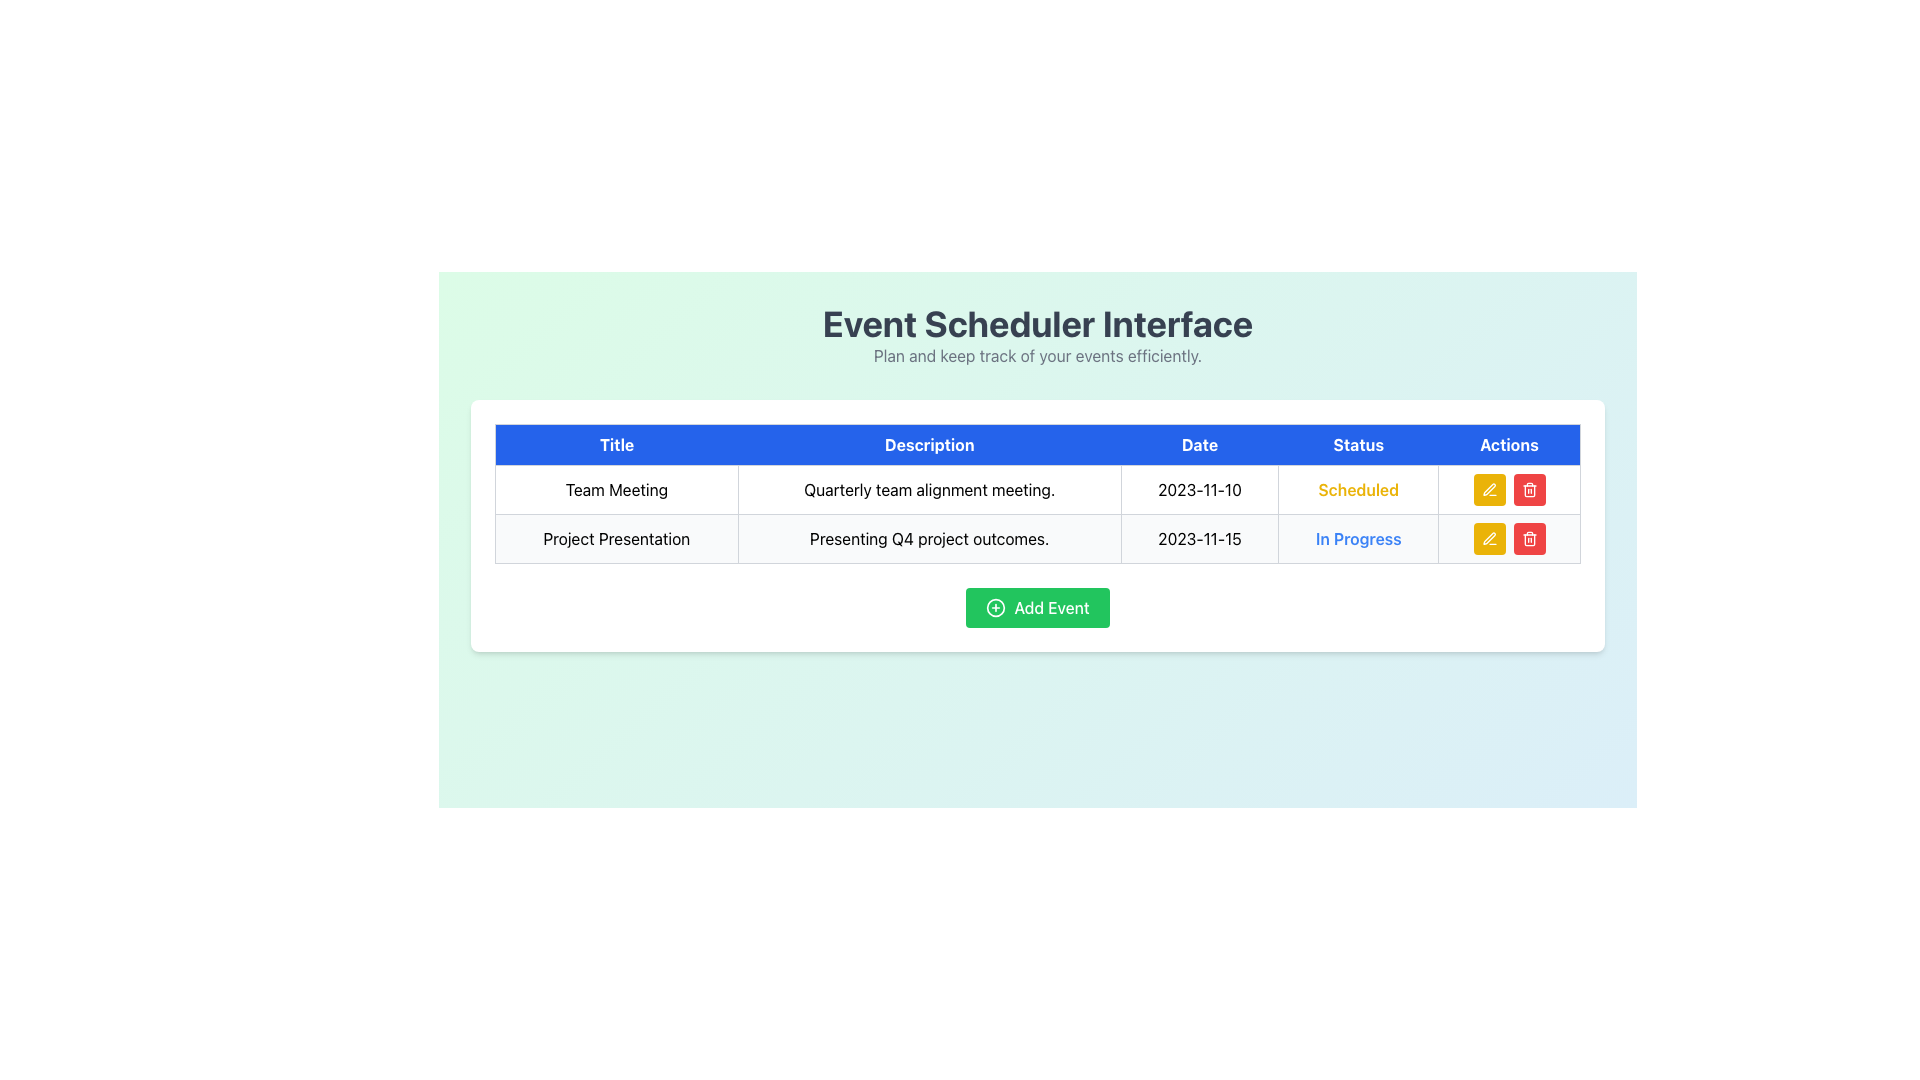 Image resolution: width=1920 pixels, height=1080 pixels. Describe the element at coordinates (928, 443) in the screenshot. I see `the 'Description' header, which is a bold blue rectangular area with centered white, capitalized text, positioned between the 'Title' and 'Date' headers` at that location.